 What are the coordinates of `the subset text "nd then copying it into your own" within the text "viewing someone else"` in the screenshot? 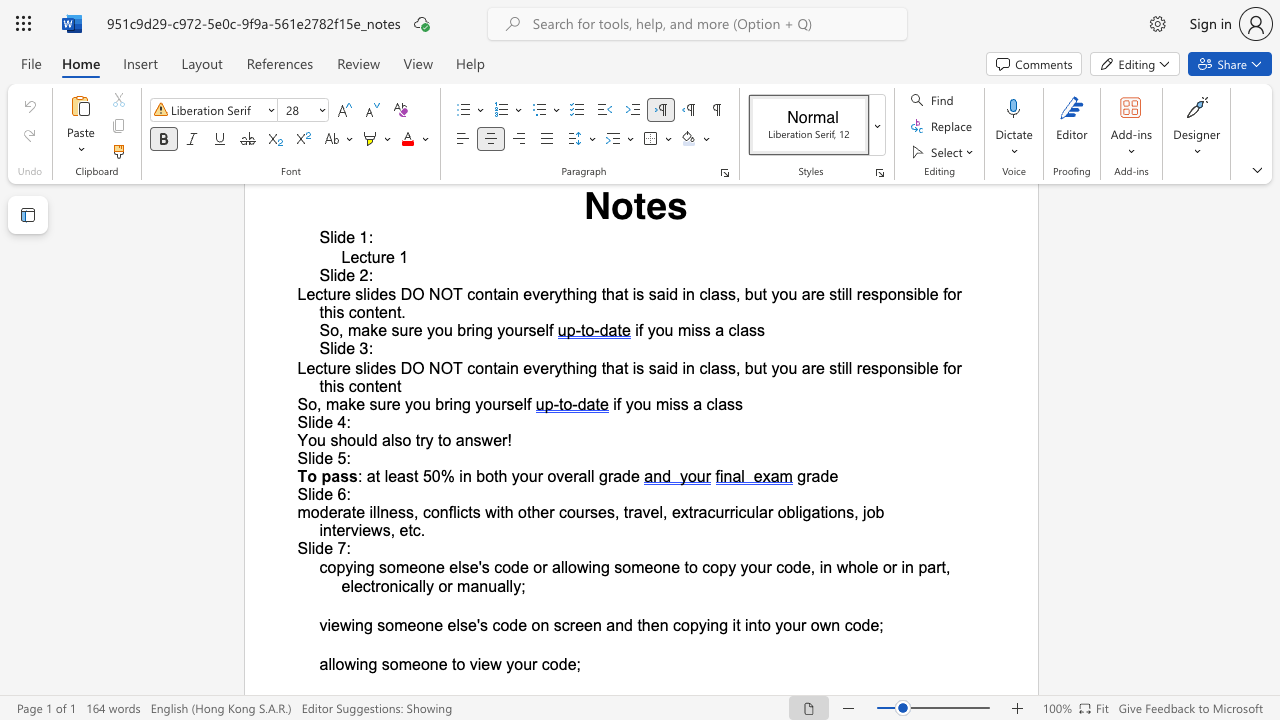 It's located at (614, 624).